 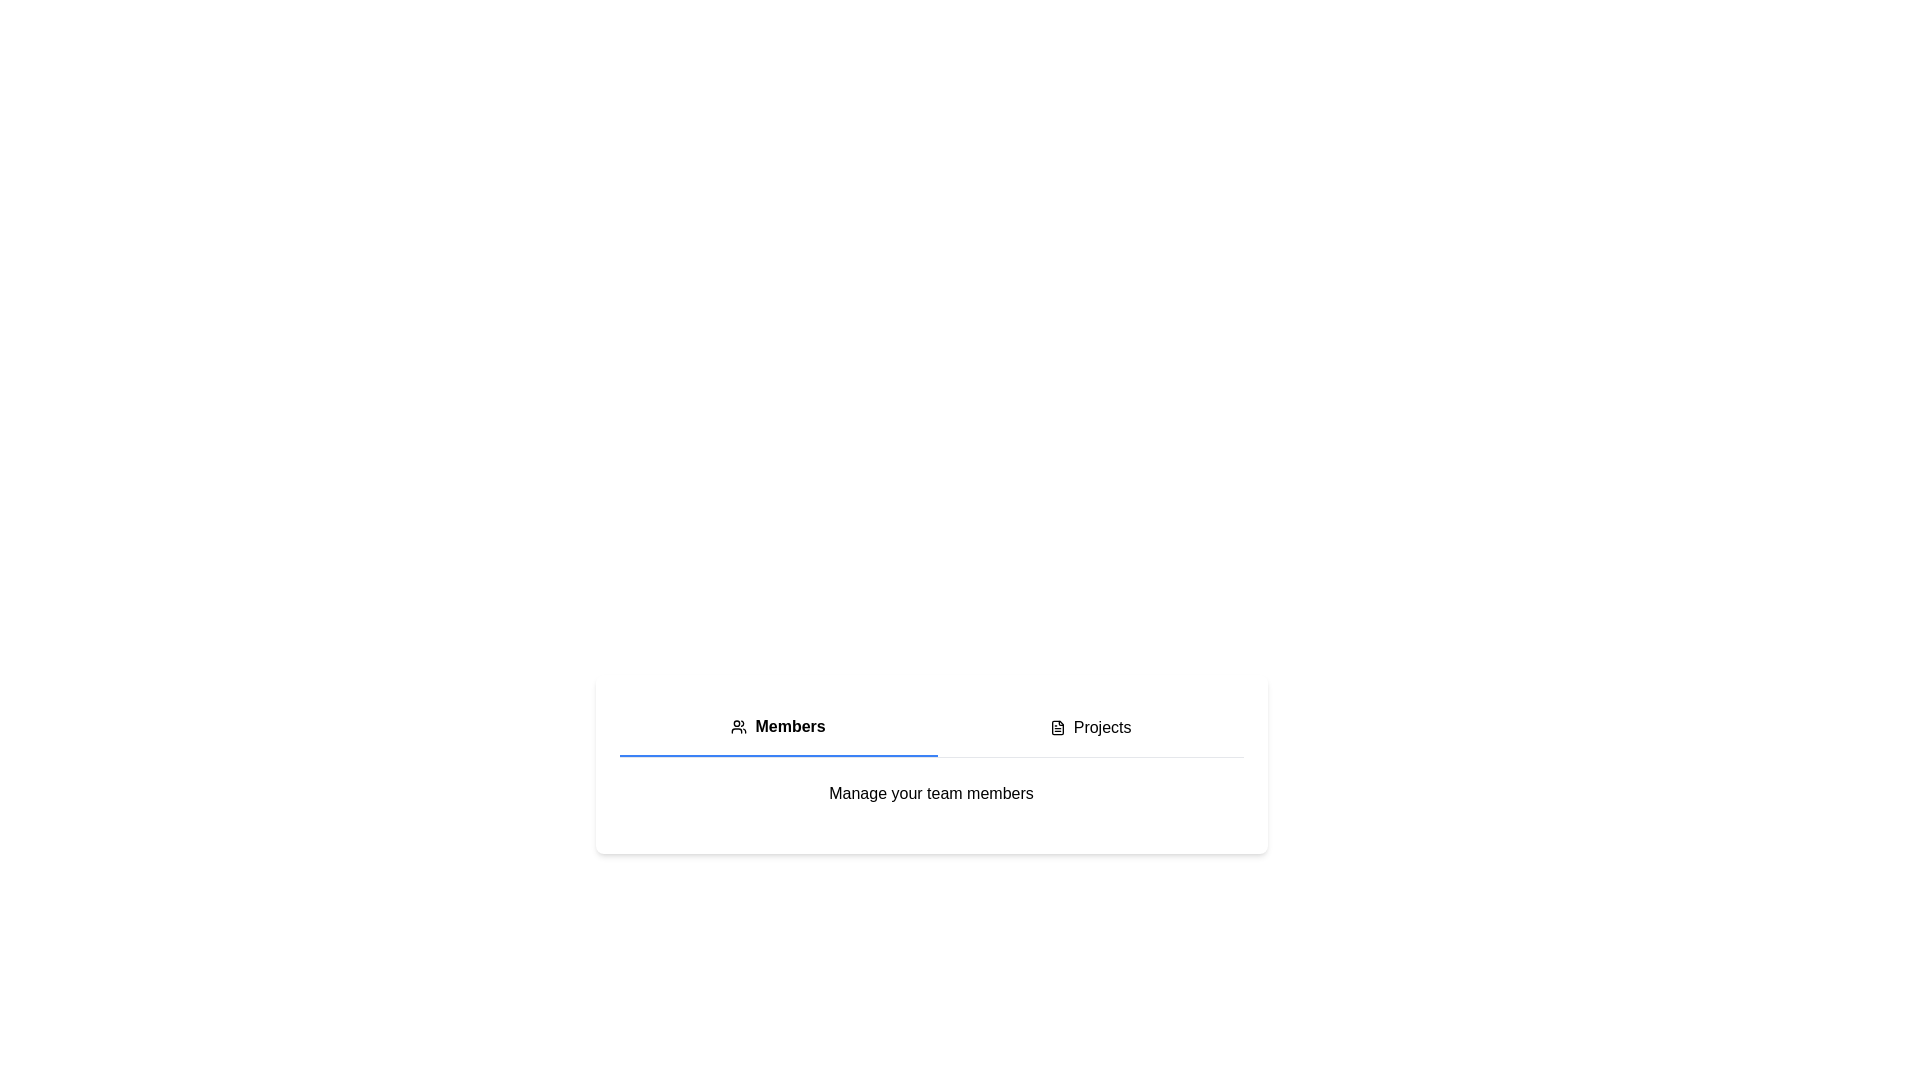 I want to click on the 'Projects' text label which serves as a clickable navigation option in the interface, so click(x=1101, y=728).